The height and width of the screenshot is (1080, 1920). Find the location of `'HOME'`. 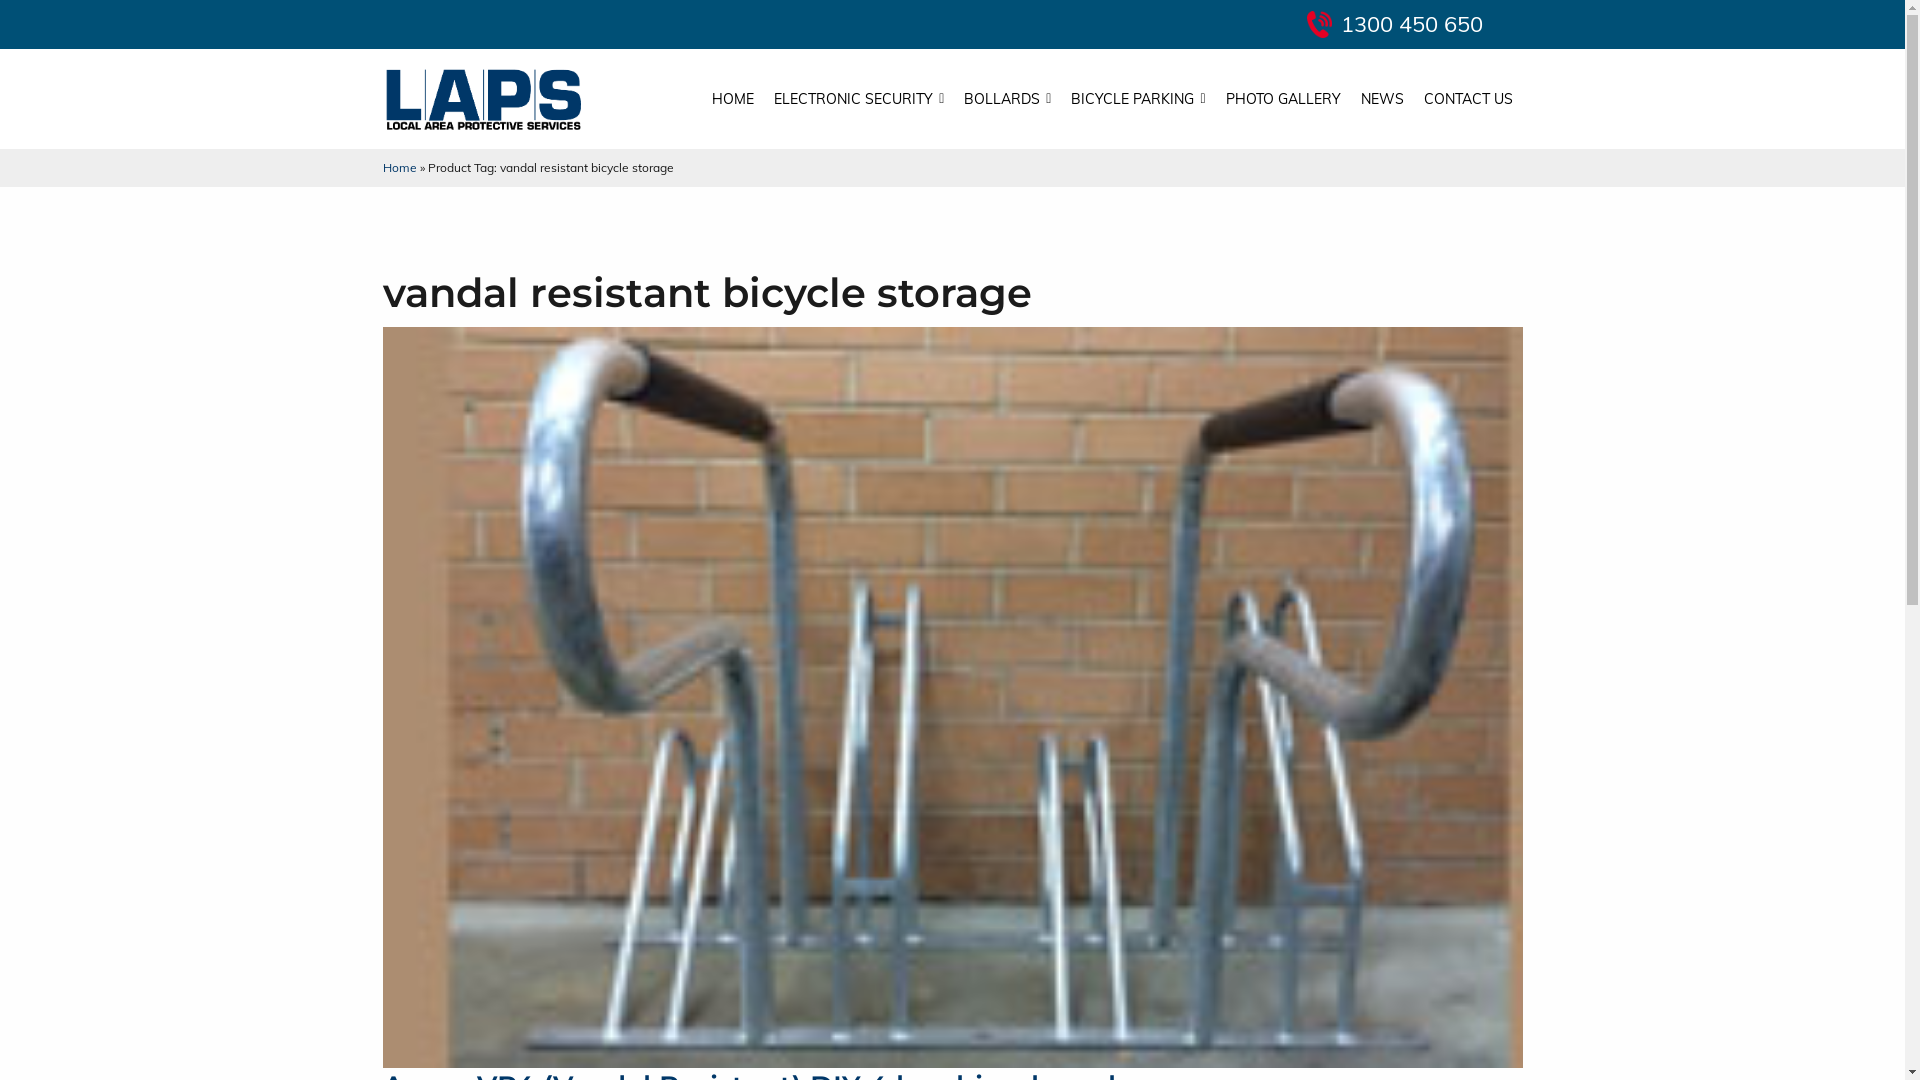

'HOME' is located at coordinates (732, 99).